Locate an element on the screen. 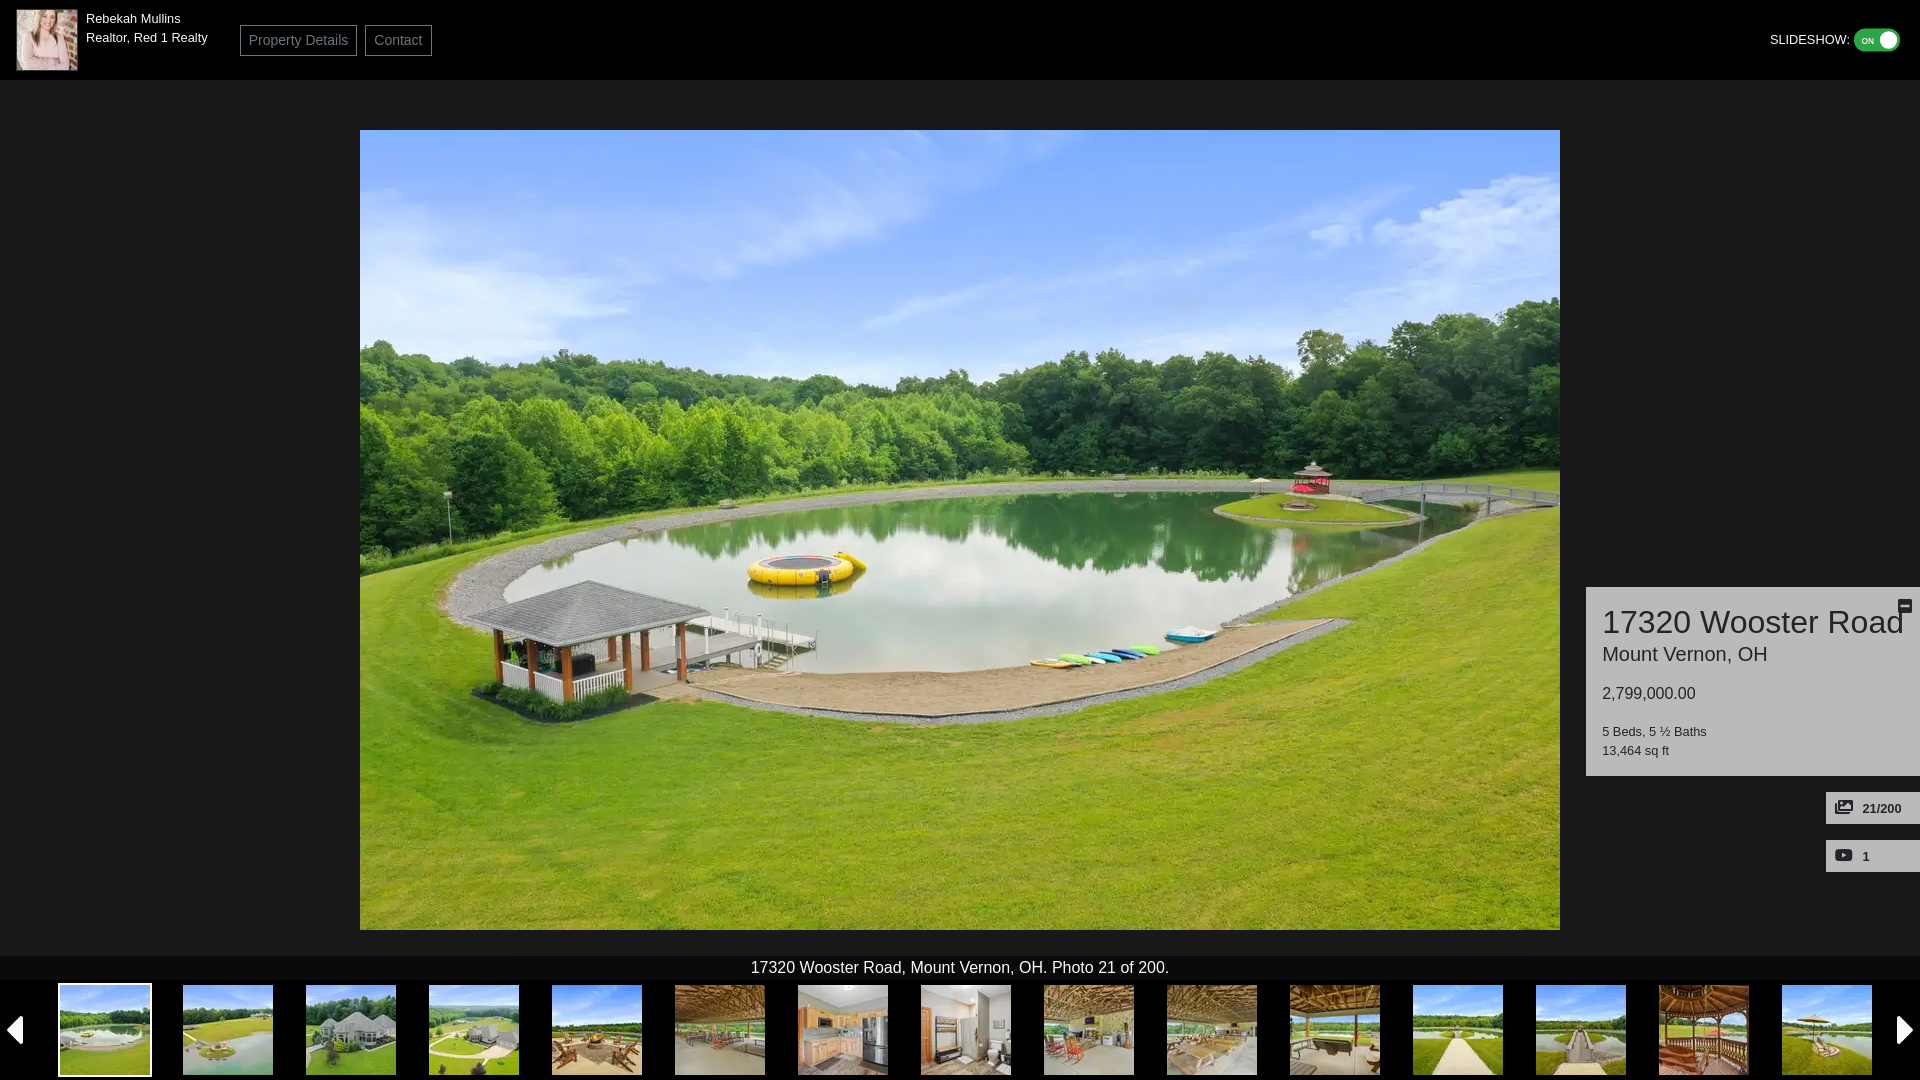 Image resolution: width=1920 pixels, height=1080 pixels. 'Property Details' is located at coordinates (297, 39).